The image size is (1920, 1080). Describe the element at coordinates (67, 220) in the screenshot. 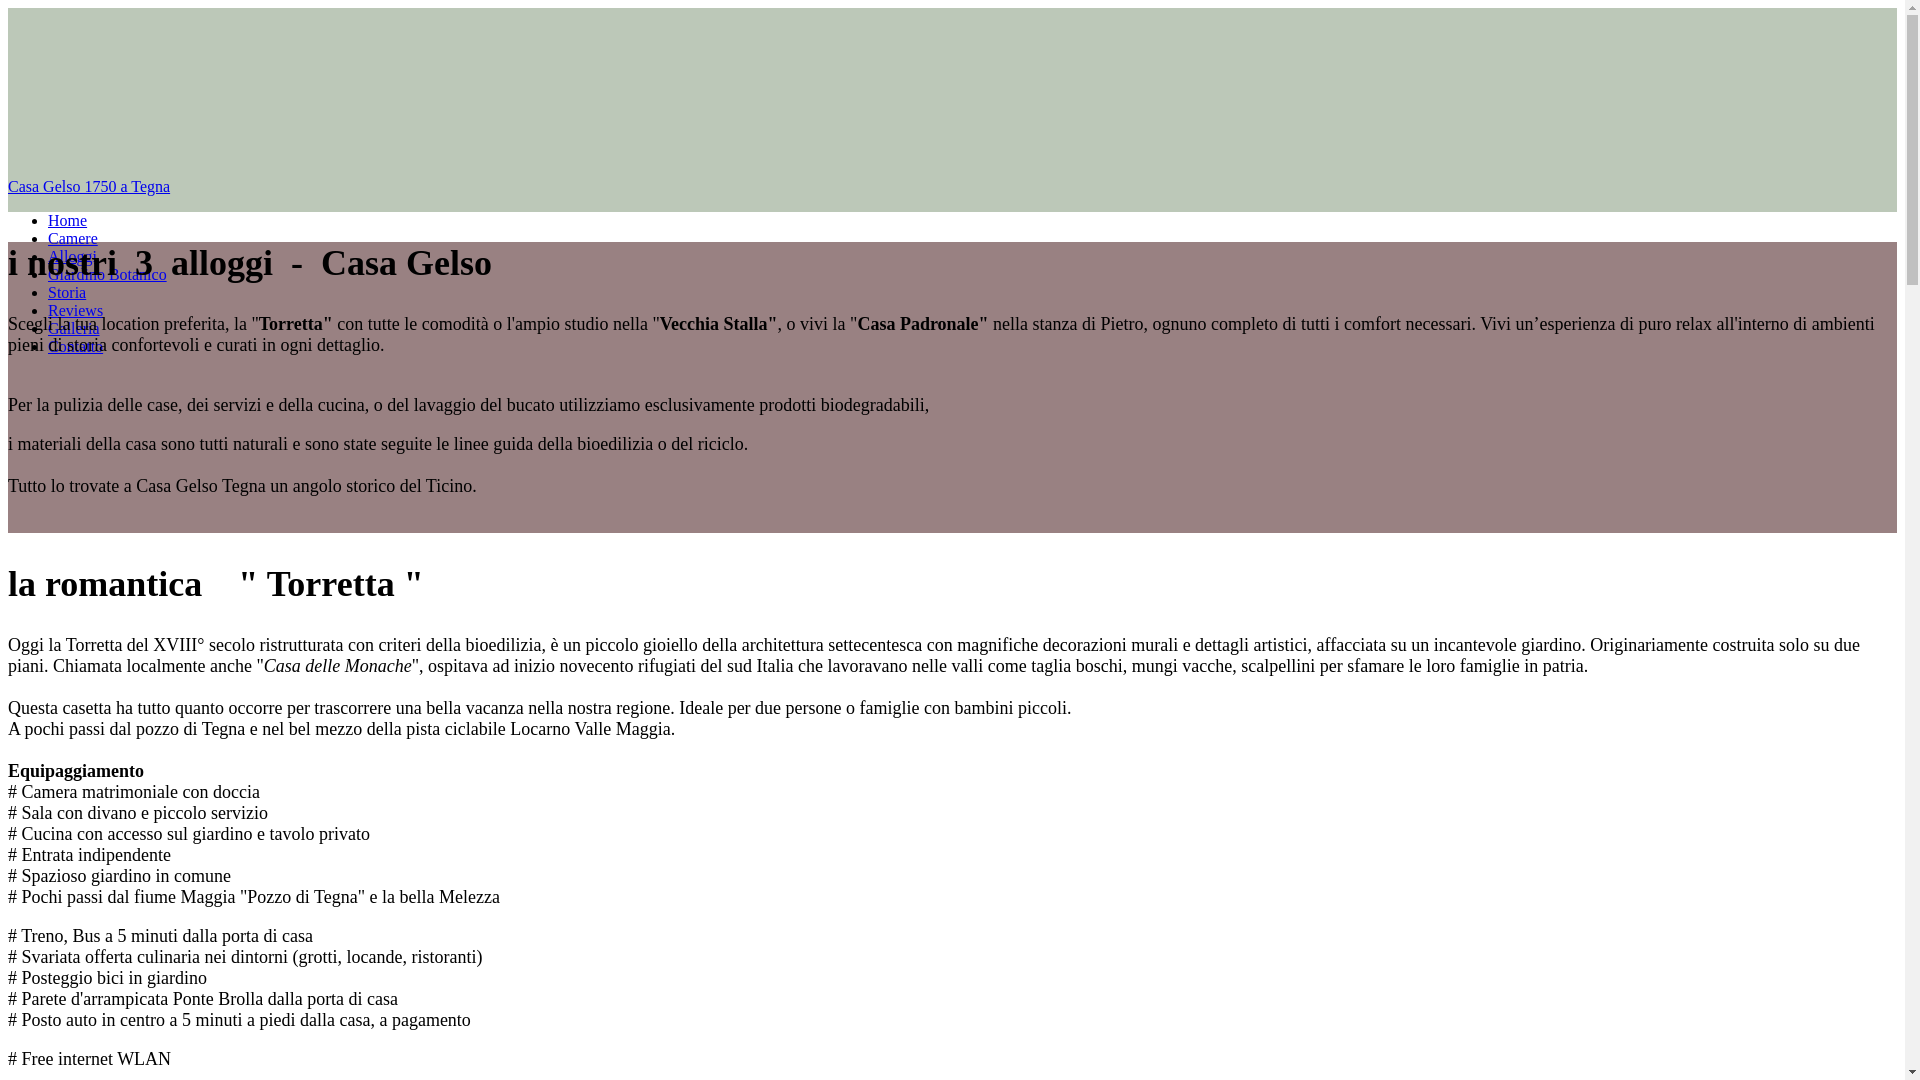

I see `'Home'` at that location.